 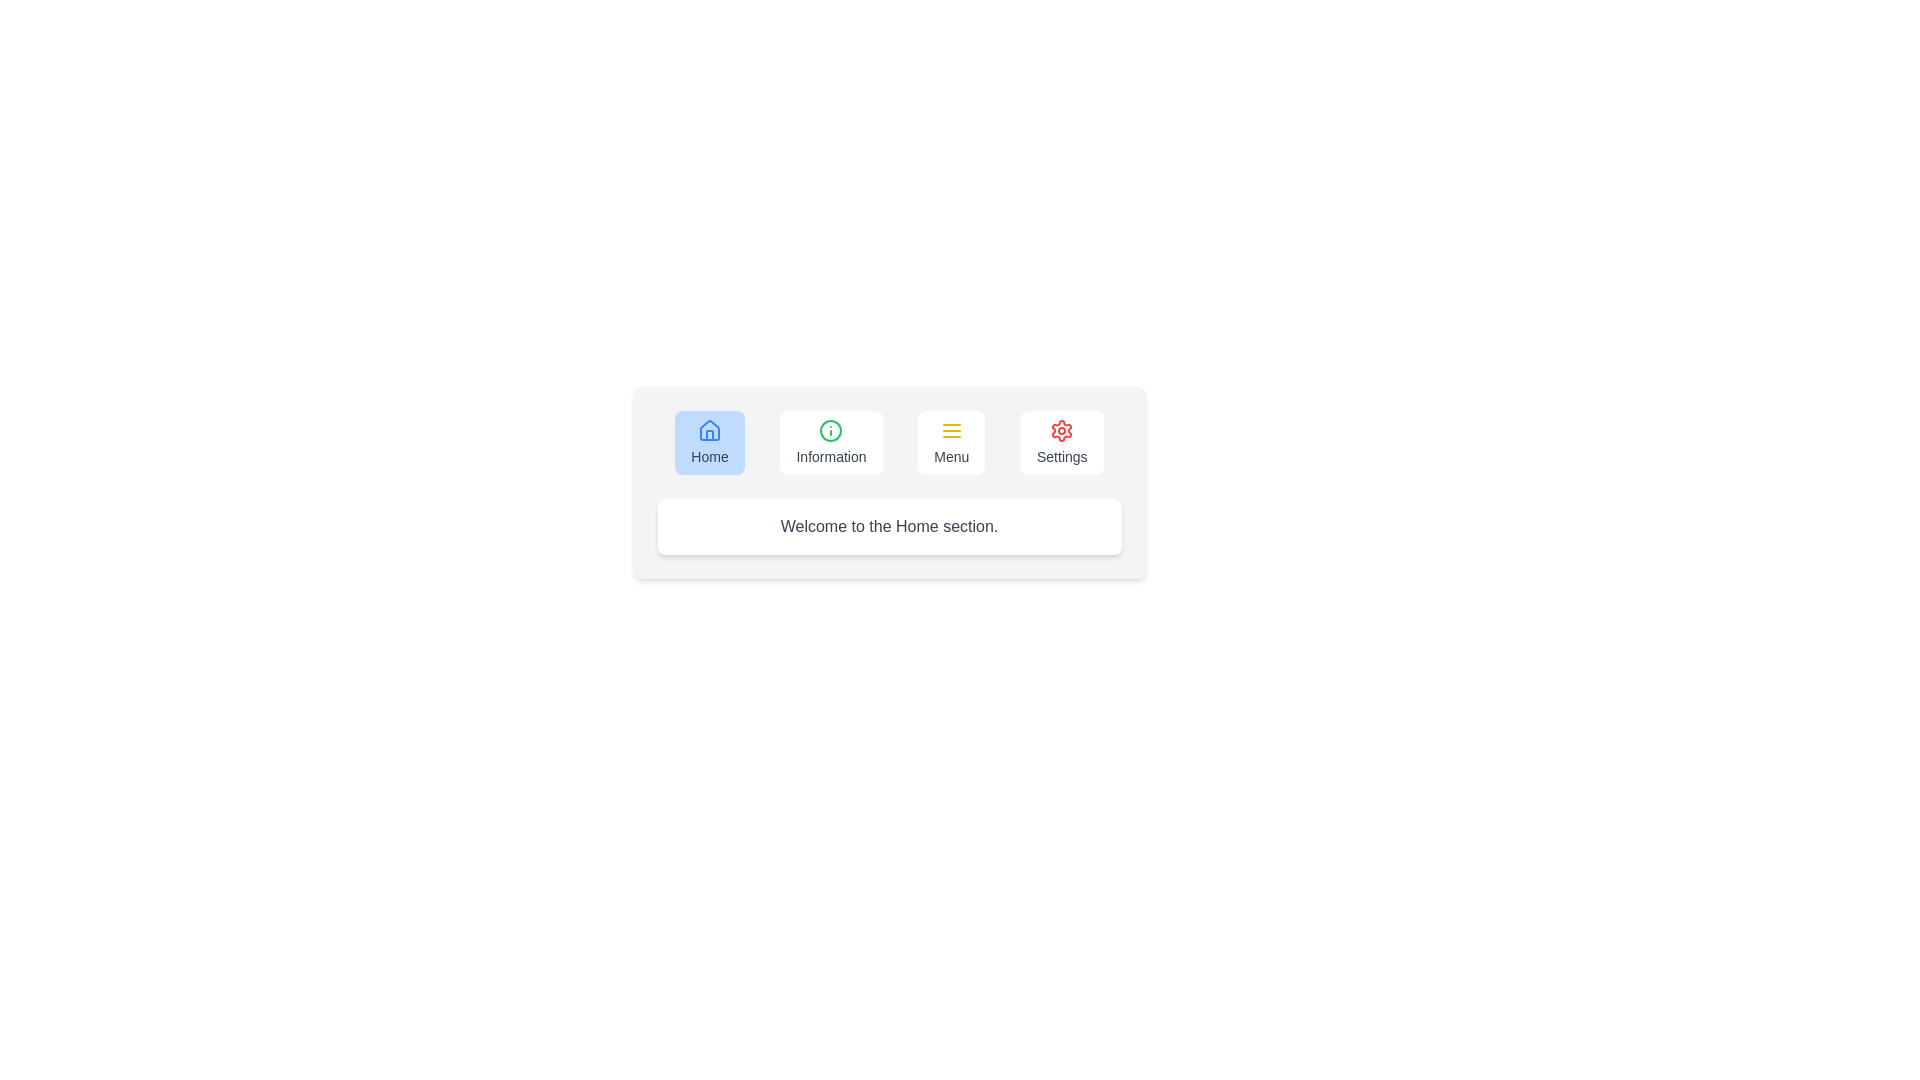 What do you see at coordinates (831, 456) in the screenshot?
I see `the 'Information' text label that is centrally positioned below a circular 'i' icon` at bounding box center [831, 456].